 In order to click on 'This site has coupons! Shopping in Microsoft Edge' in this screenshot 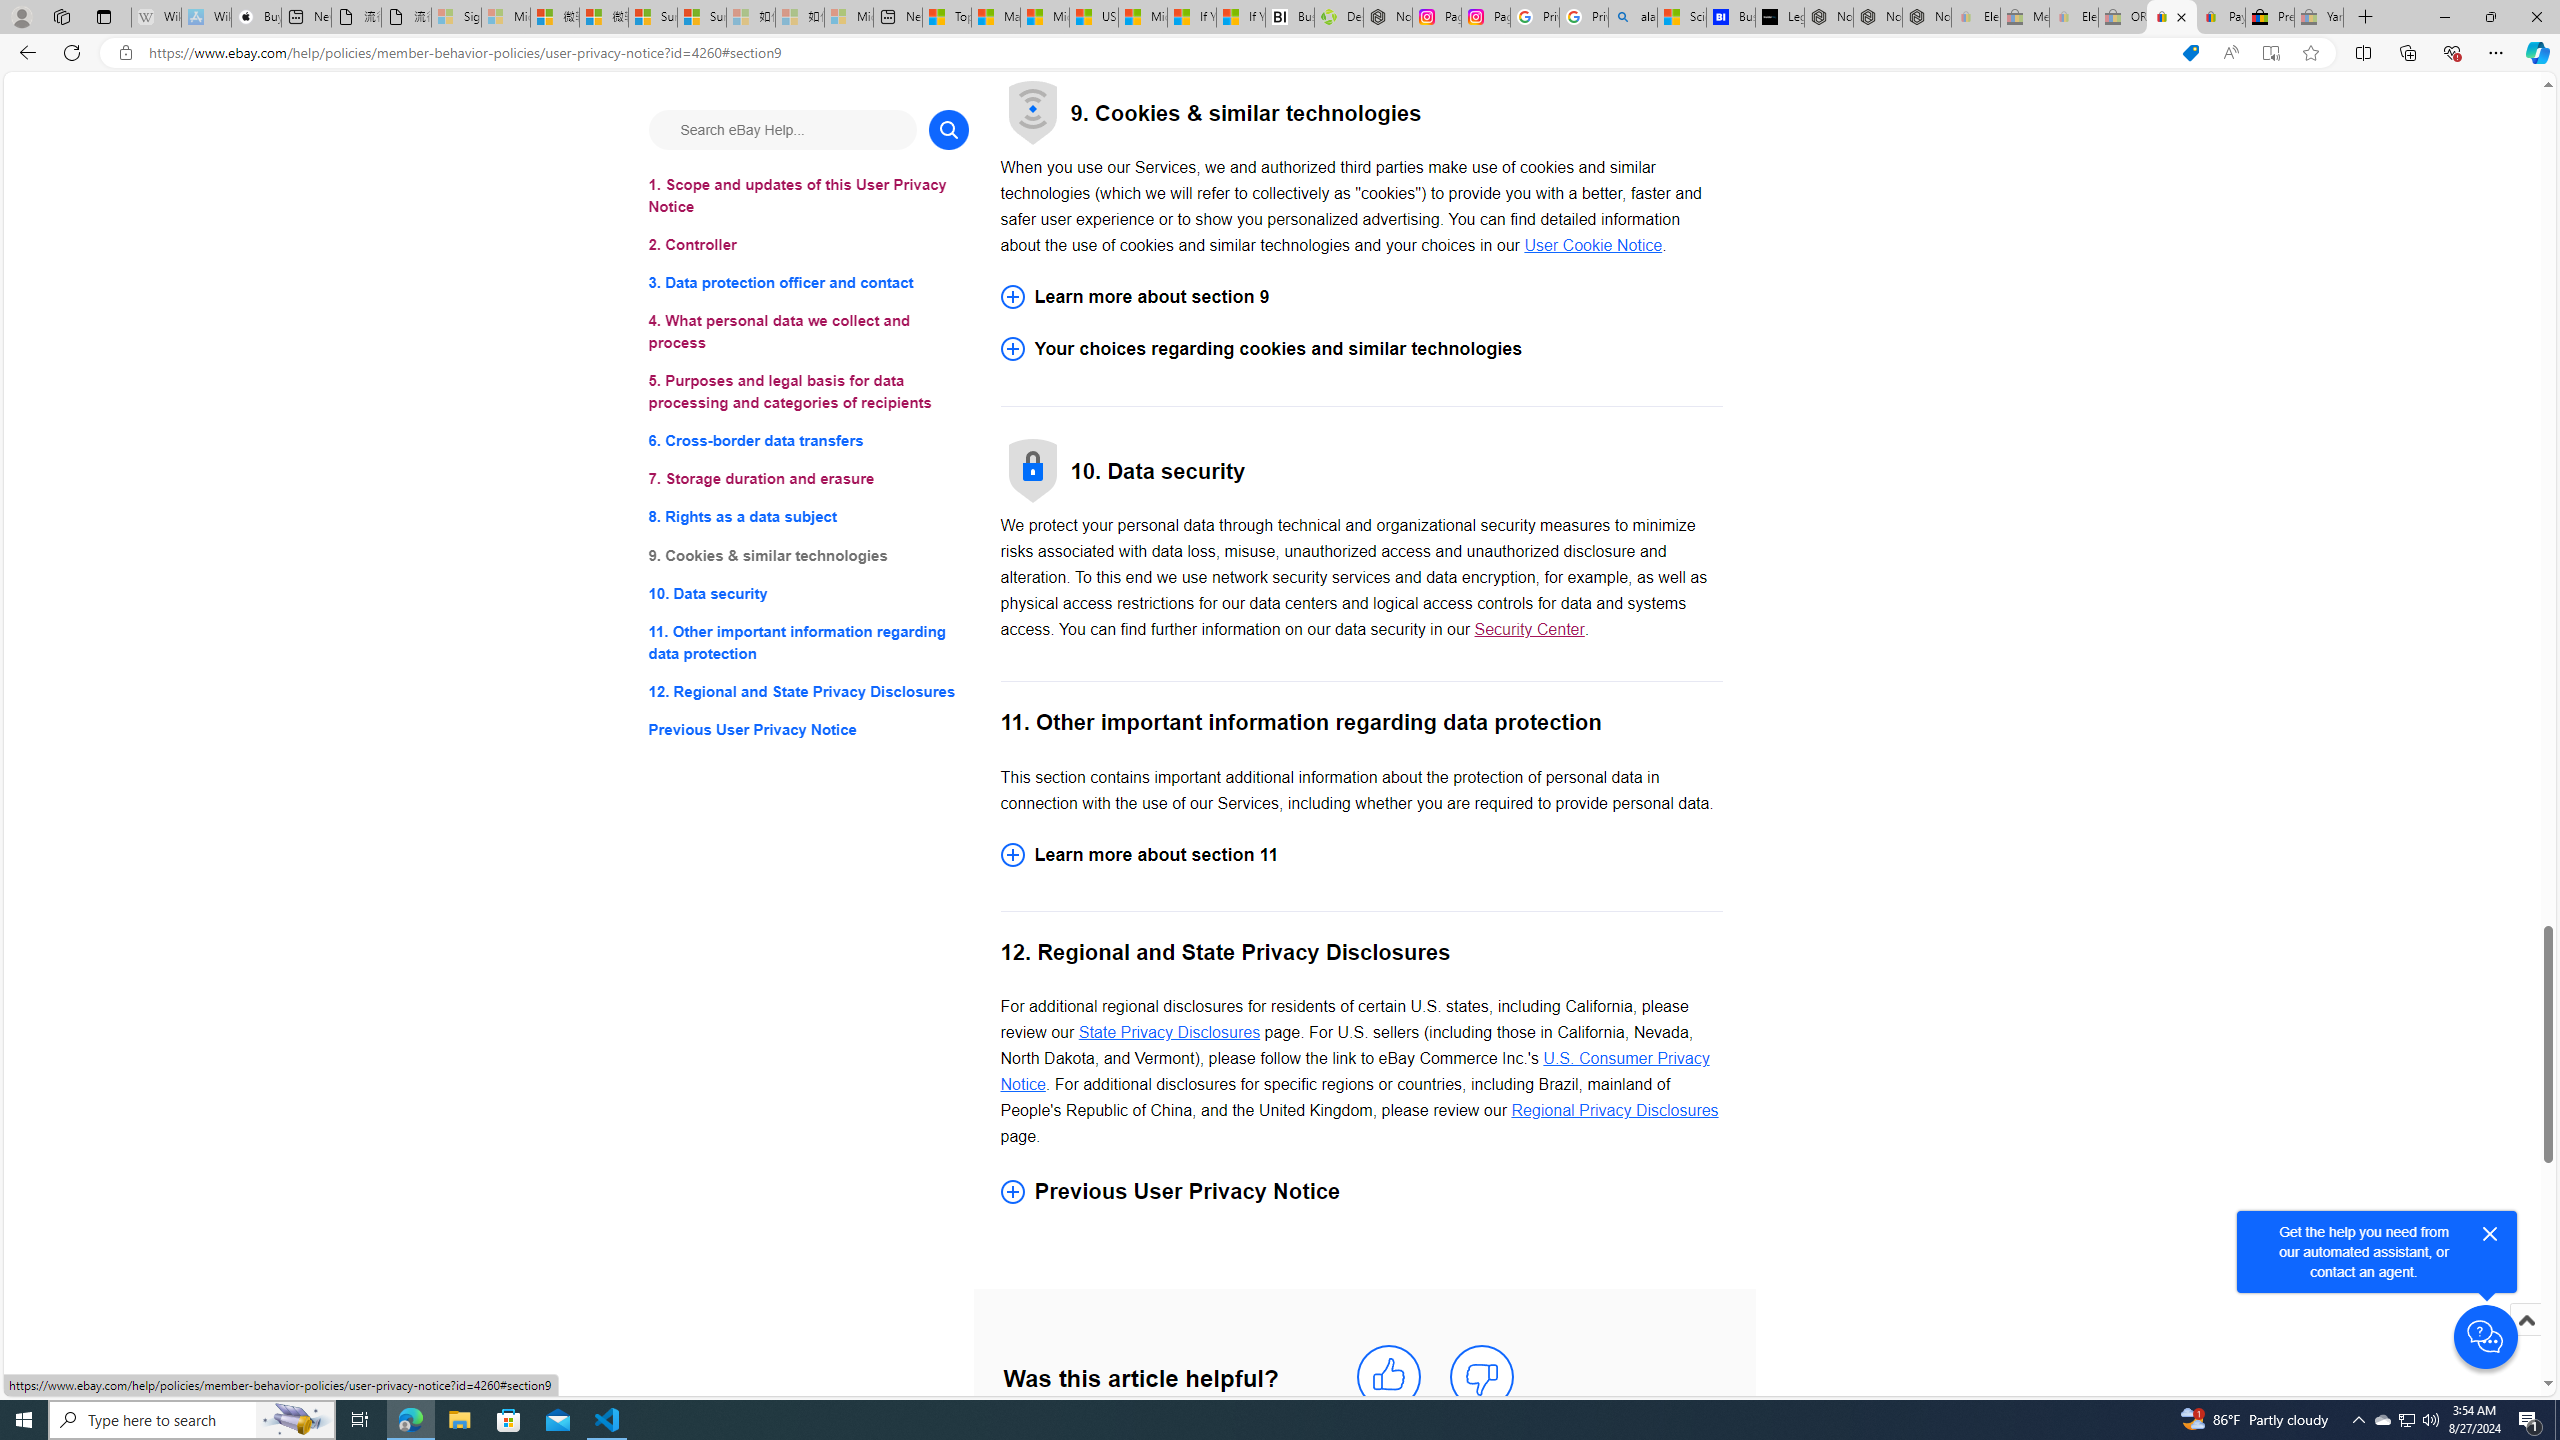, I will do `click(2190, 53)`.